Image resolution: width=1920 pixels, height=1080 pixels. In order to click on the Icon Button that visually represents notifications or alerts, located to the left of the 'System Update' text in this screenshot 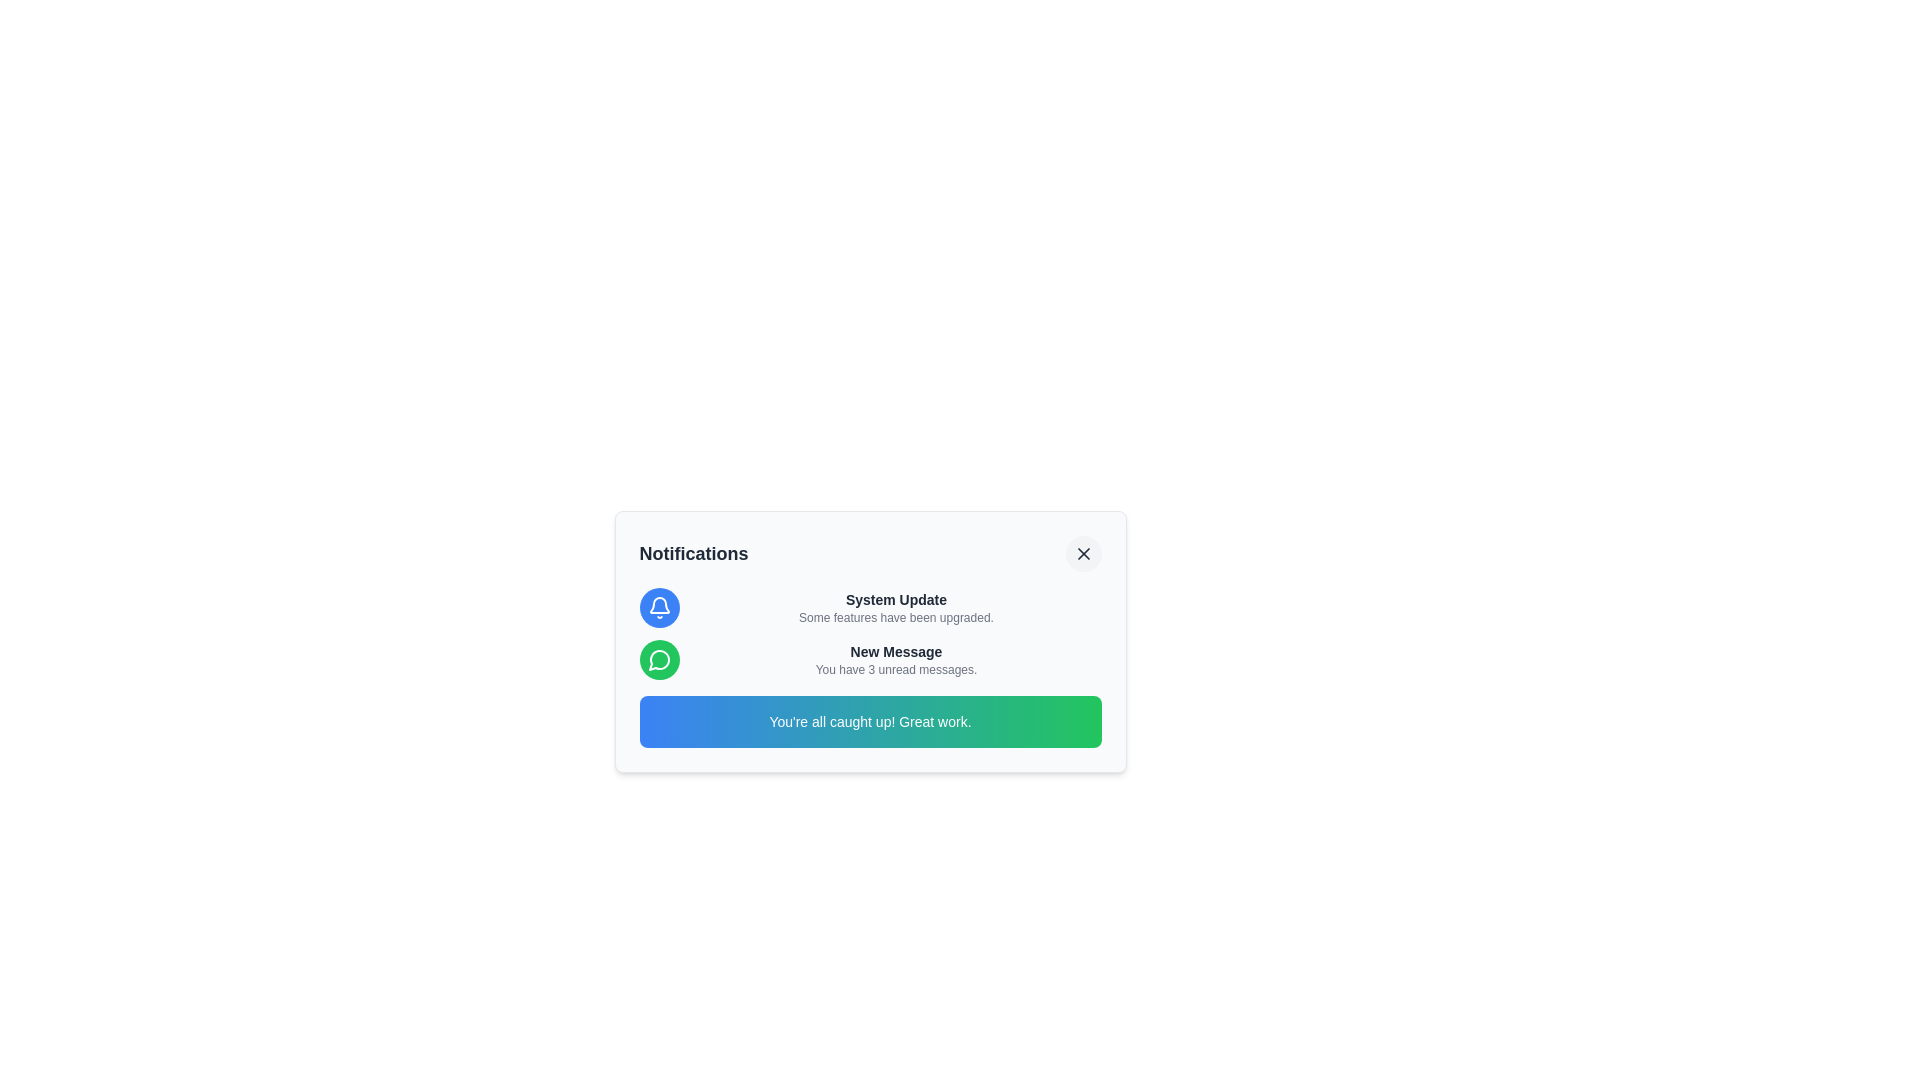, I will do `click(659, 607)`.